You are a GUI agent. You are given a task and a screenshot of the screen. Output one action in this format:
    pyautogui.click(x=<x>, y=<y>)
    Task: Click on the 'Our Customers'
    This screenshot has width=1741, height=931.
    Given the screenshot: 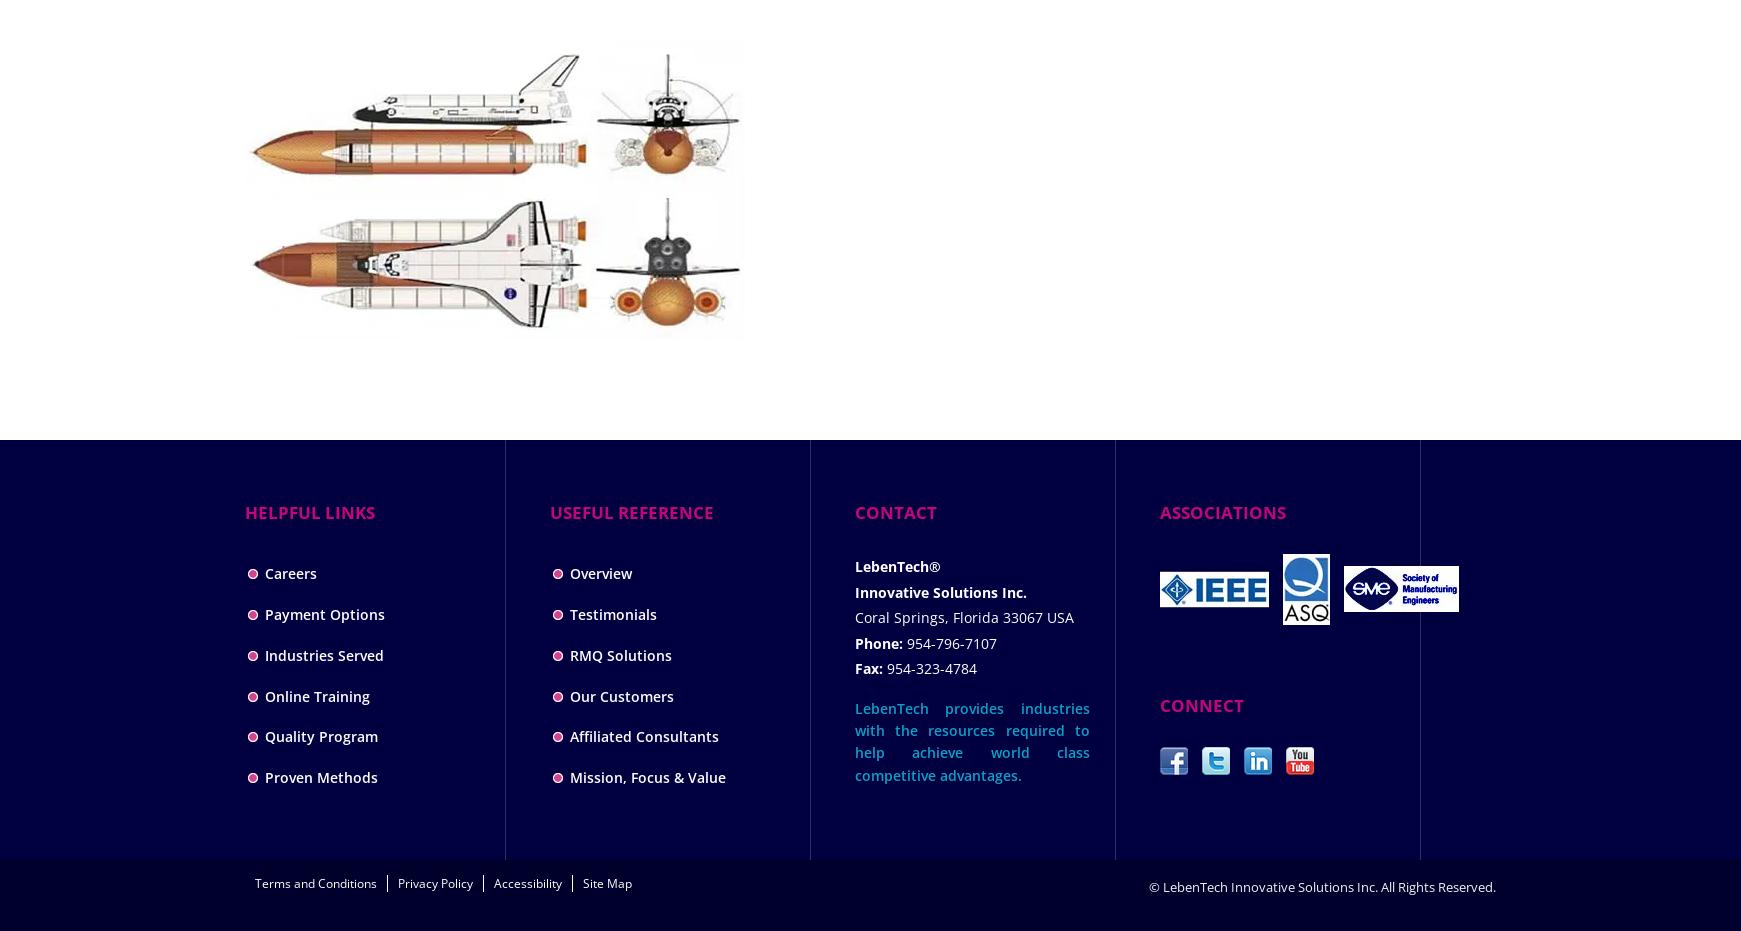 What is the action you would take?
    pyautogui.click(x=621, y=694)
    